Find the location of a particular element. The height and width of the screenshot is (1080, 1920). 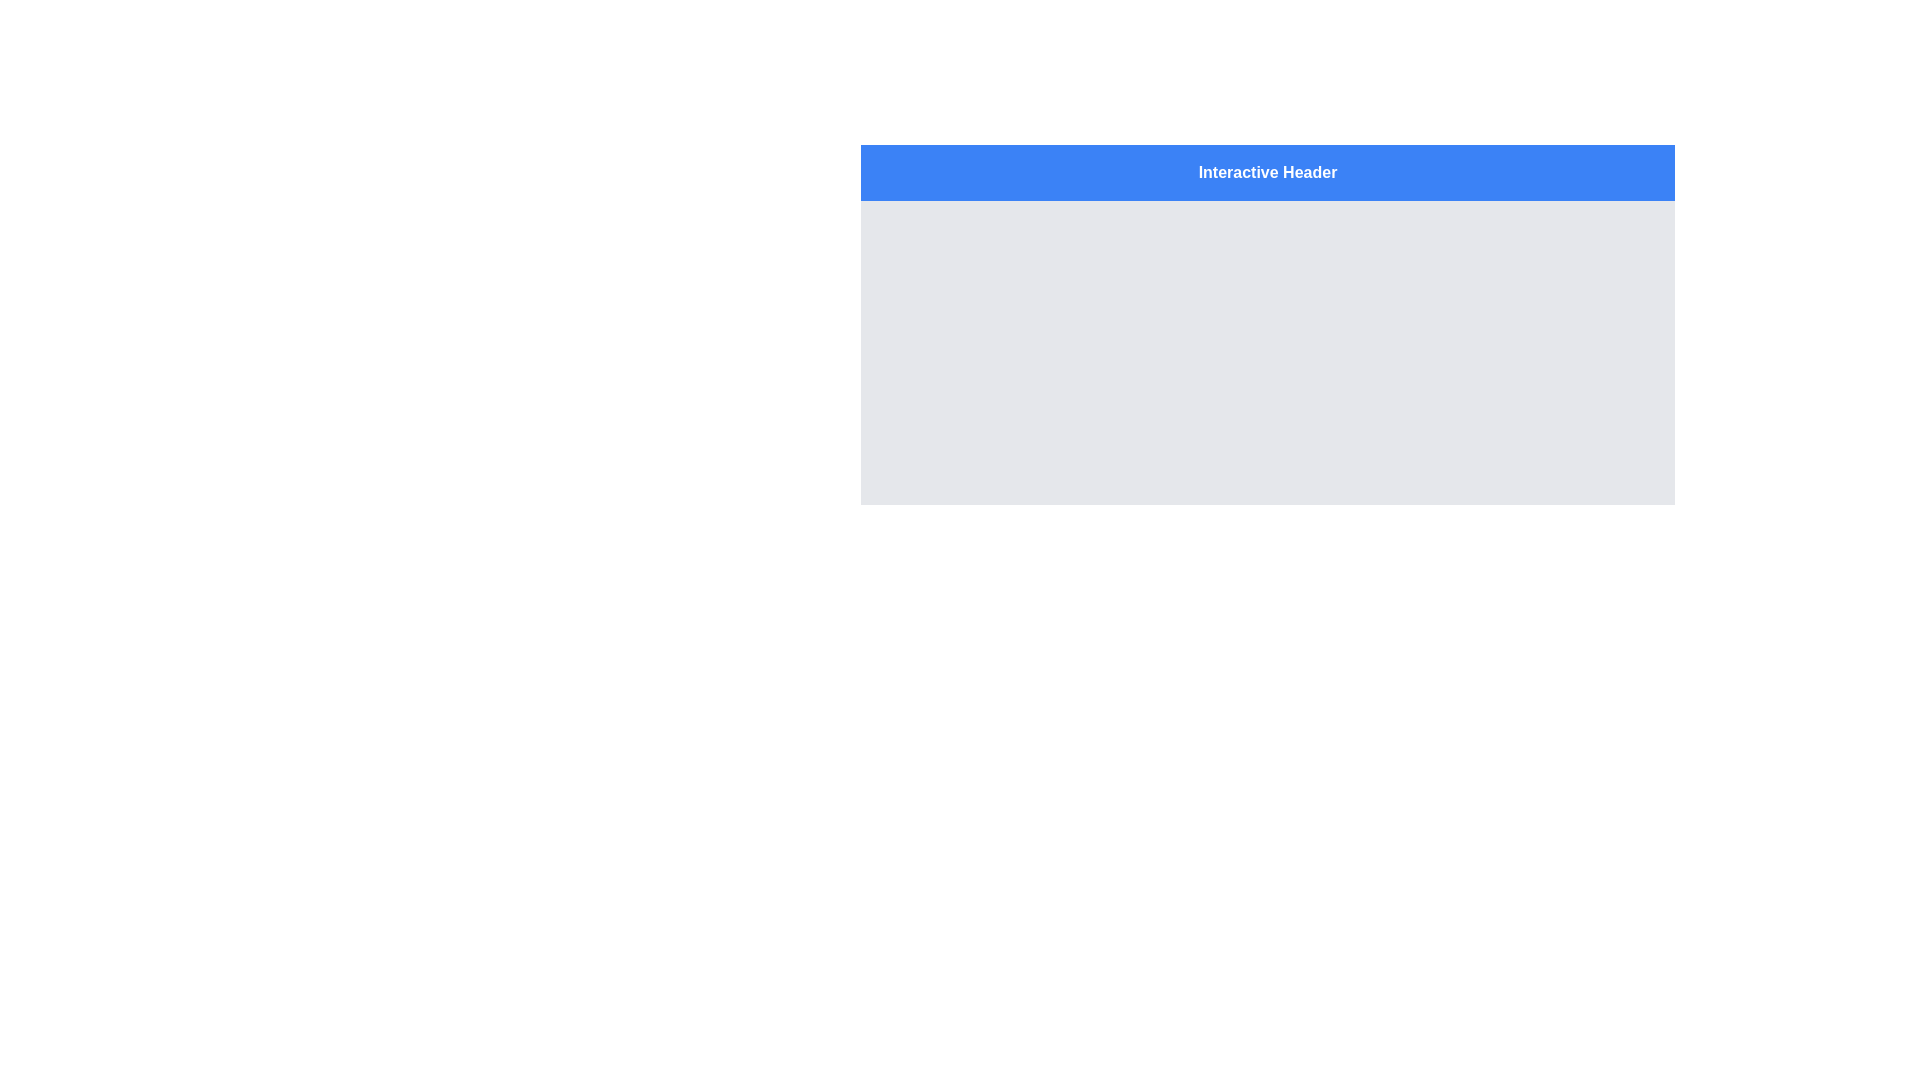

the static text header bar with blue background and bold white text reading 'Interactive Header' is located at coordinates (1266, 172).